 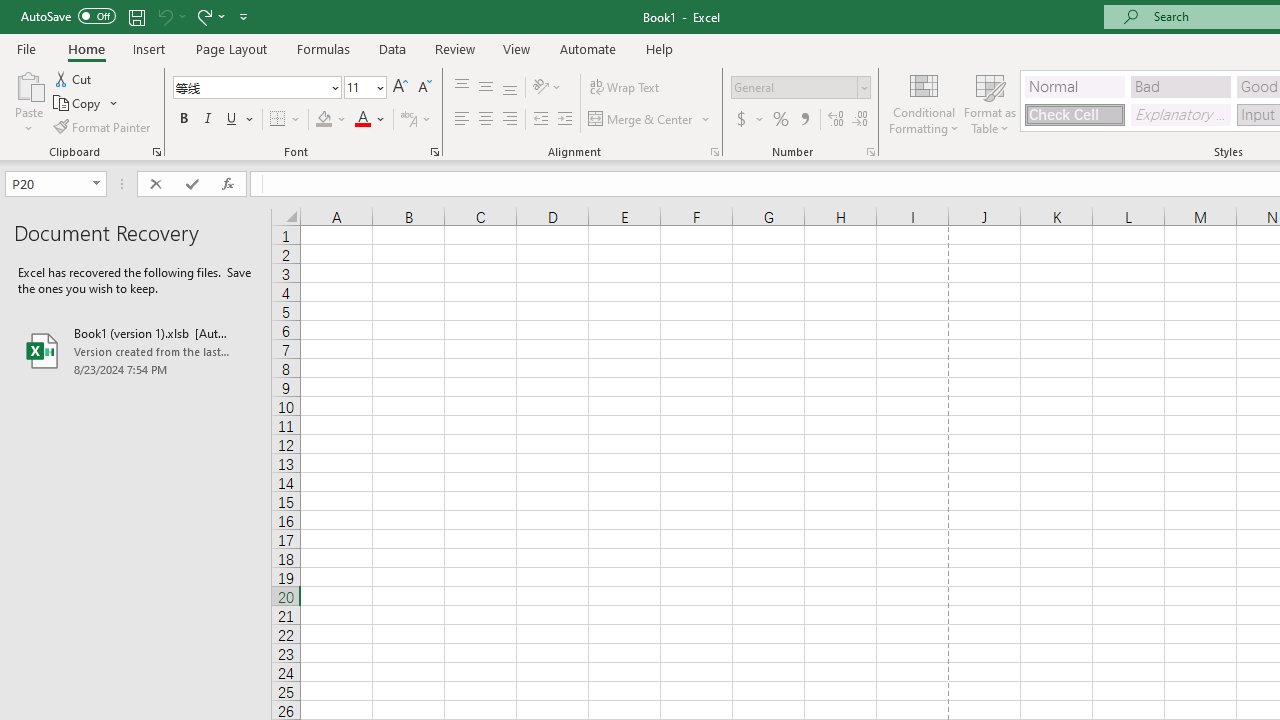 What do you see at coordinates (10, 11) in the screenshot?
I see `'System'` at bounding box center [10, 11].